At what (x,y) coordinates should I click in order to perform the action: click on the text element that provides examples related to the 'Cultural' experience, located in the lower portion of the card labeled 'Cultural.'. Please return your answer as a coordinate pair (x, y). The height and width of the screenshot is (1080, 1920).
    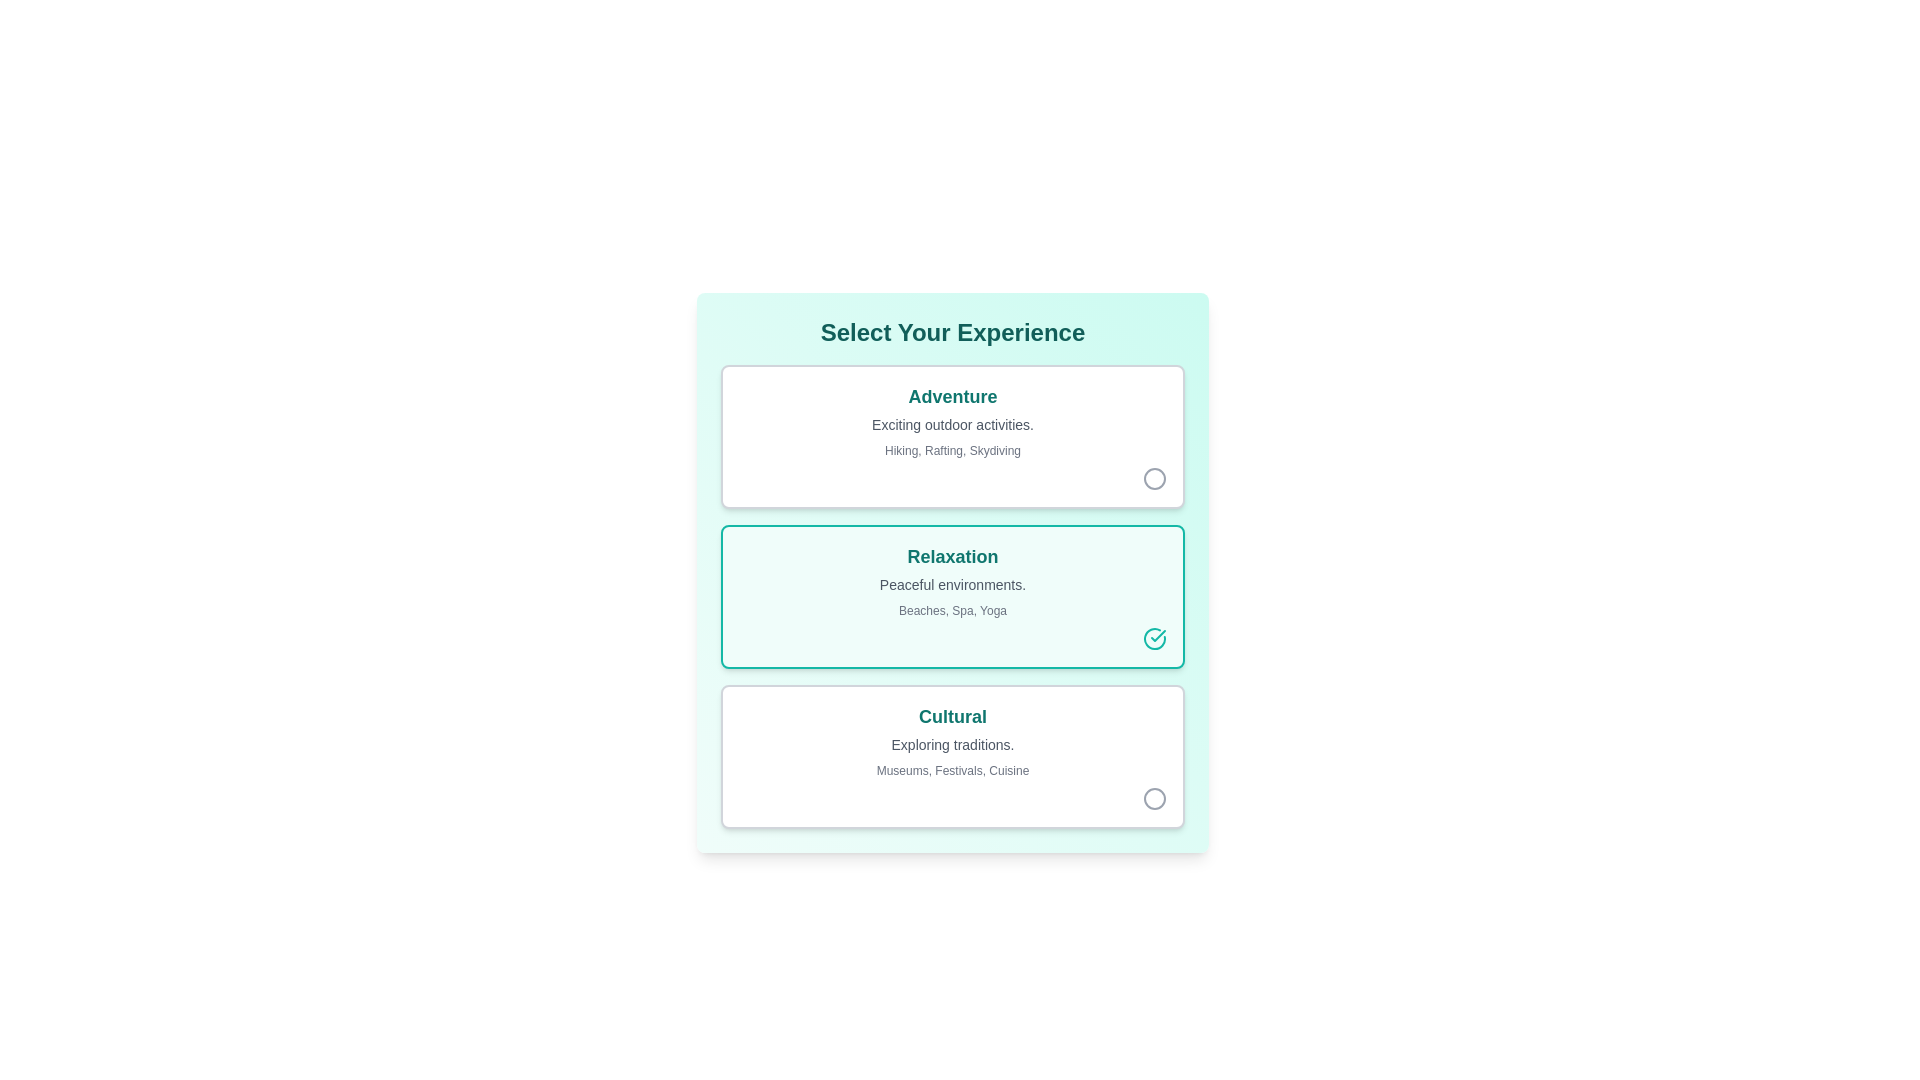
    Looking at the image, I should click on (952, 770).